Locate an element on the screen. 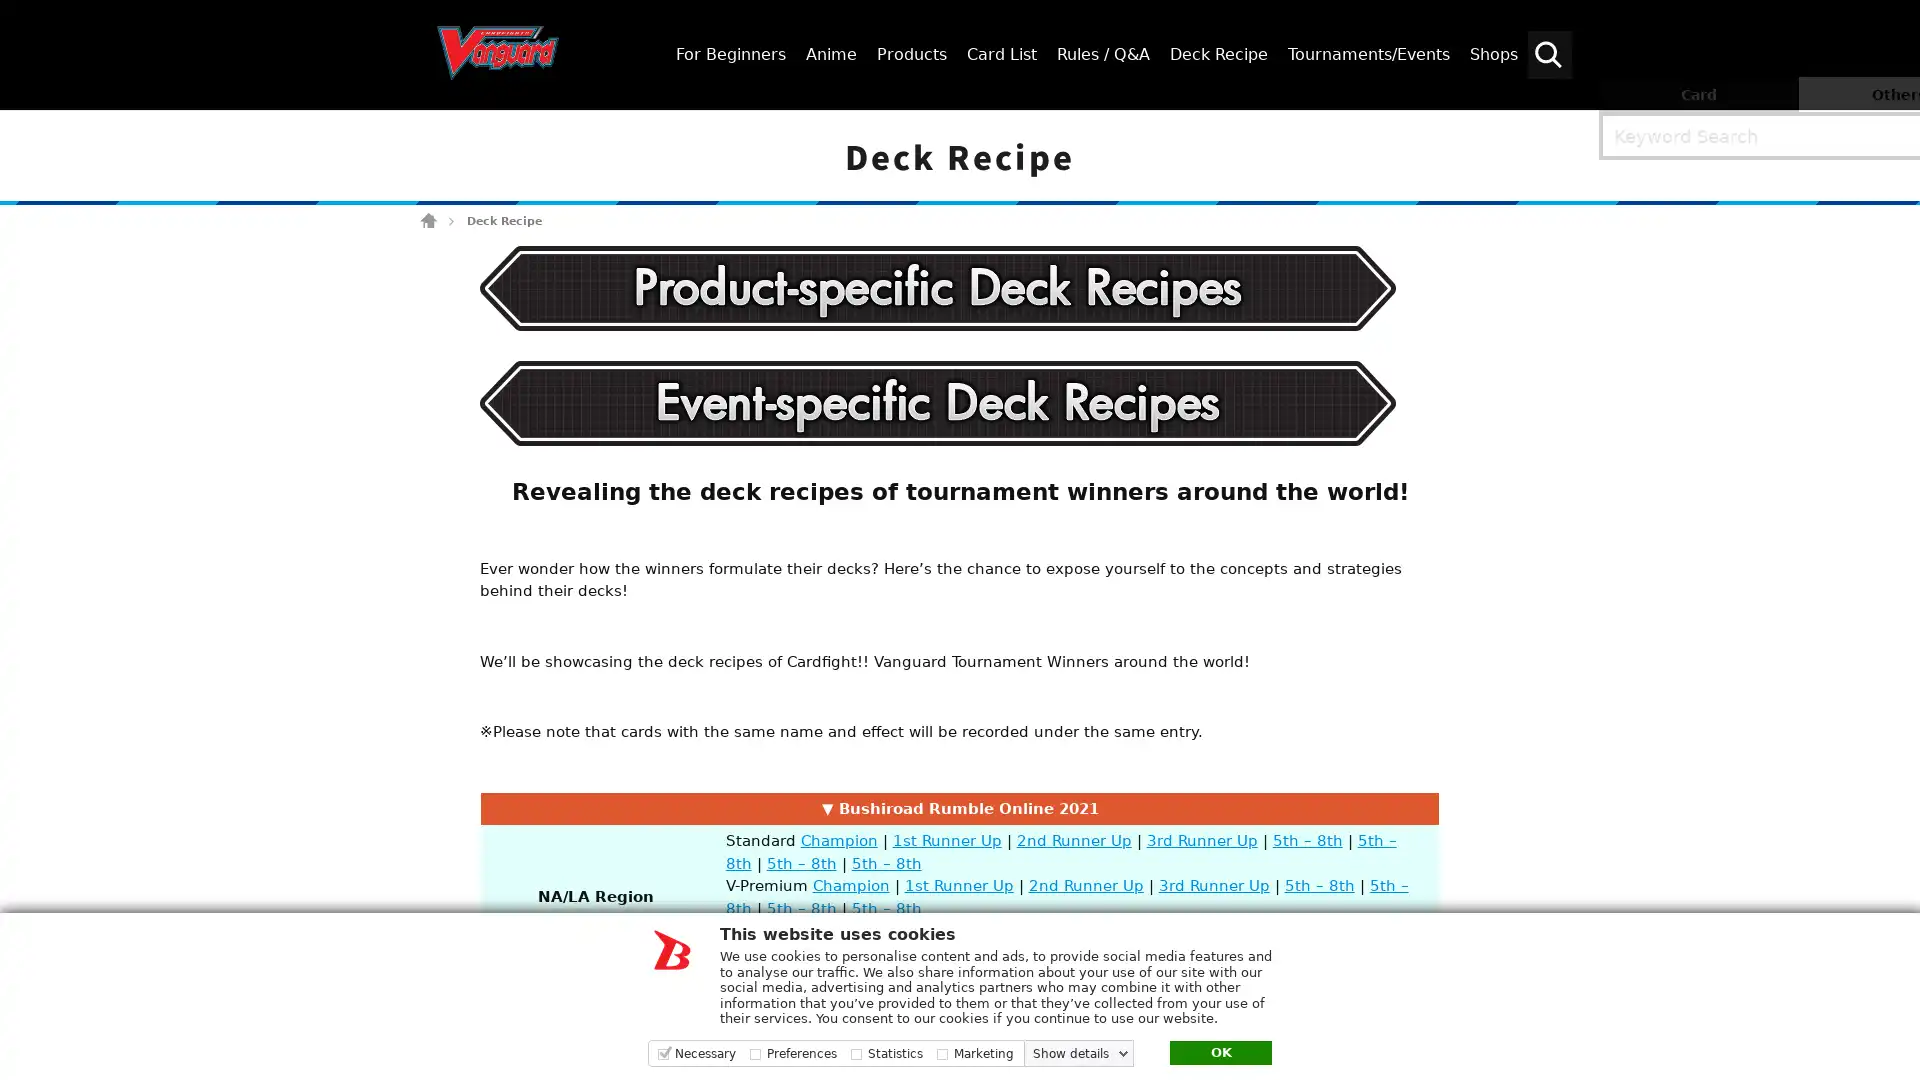 This screenshot has width=1920, height=1080. Search is located at coordinates (1895, 127).